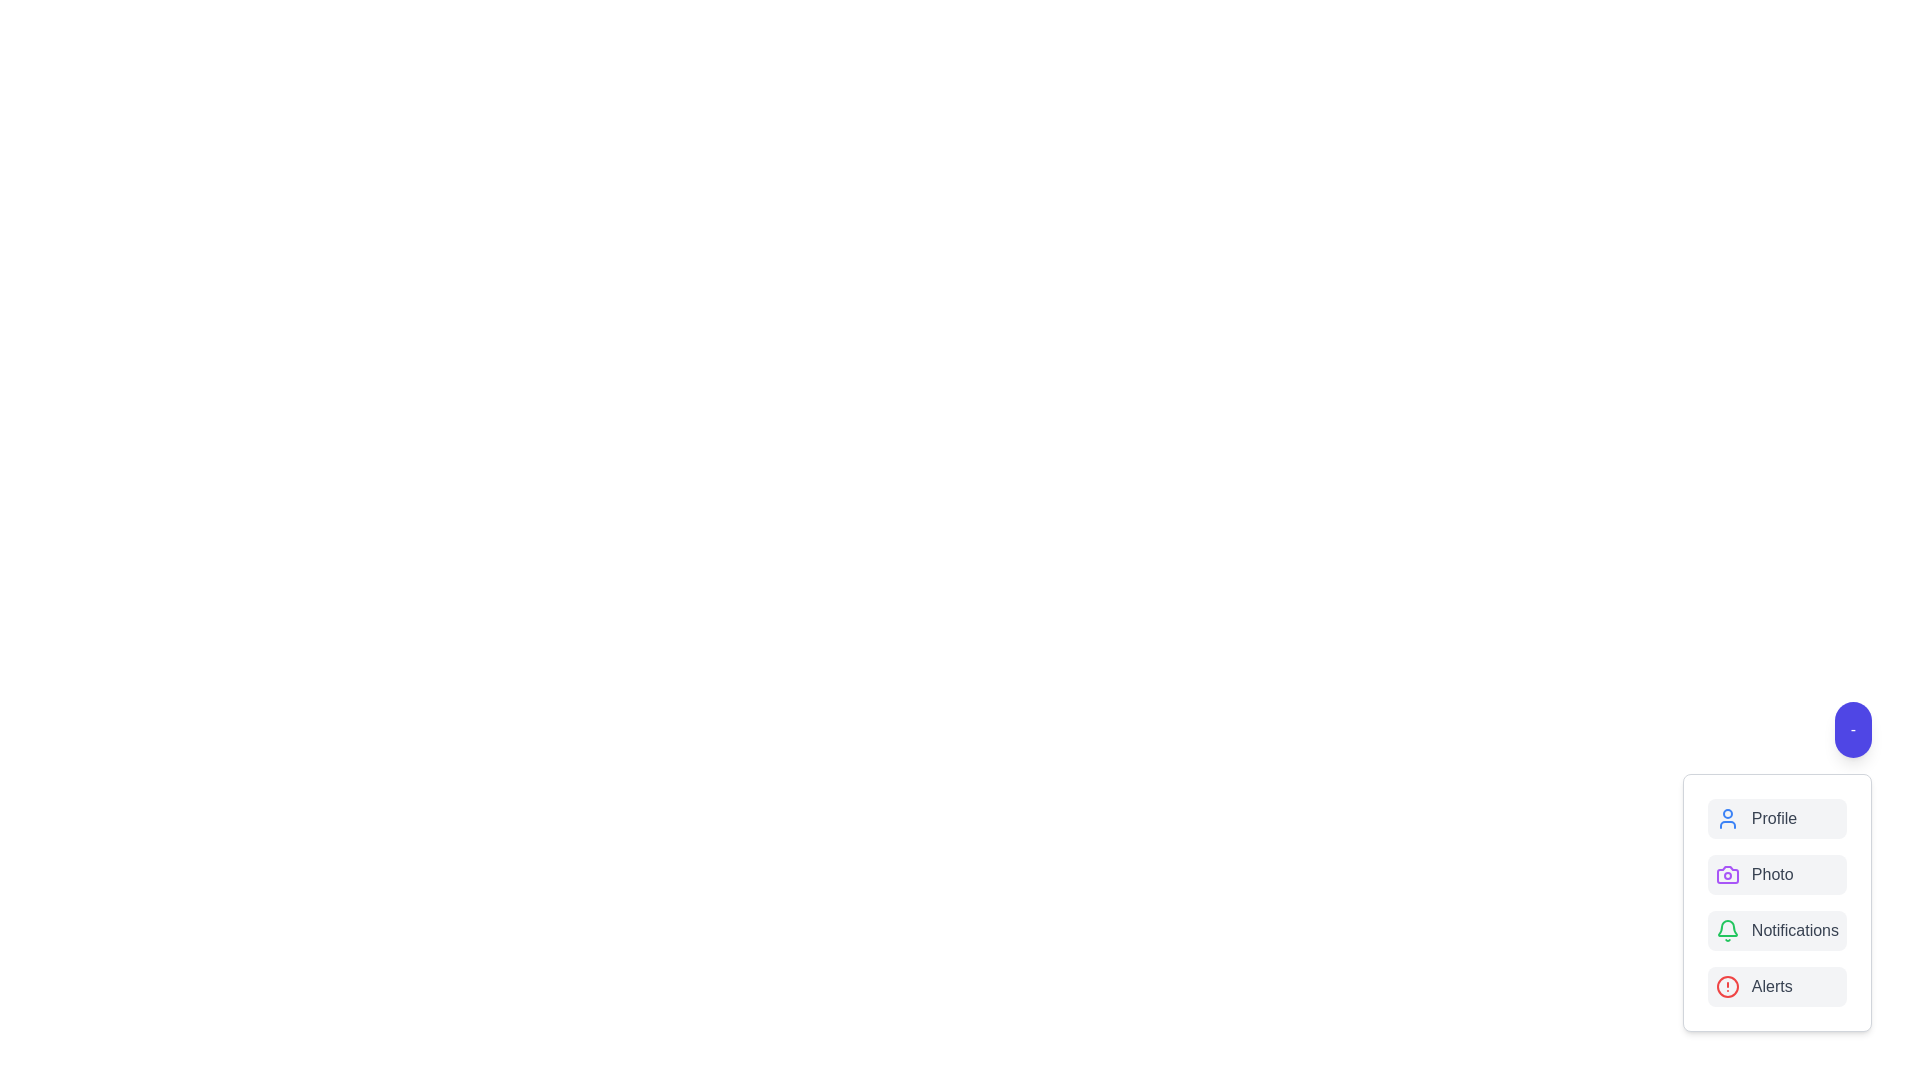  What do you see at coordinates (1776, 986) in the screenshot?
I see `the 'Alerts' option in the speed dial menu` at bounding box center [1776, 986].